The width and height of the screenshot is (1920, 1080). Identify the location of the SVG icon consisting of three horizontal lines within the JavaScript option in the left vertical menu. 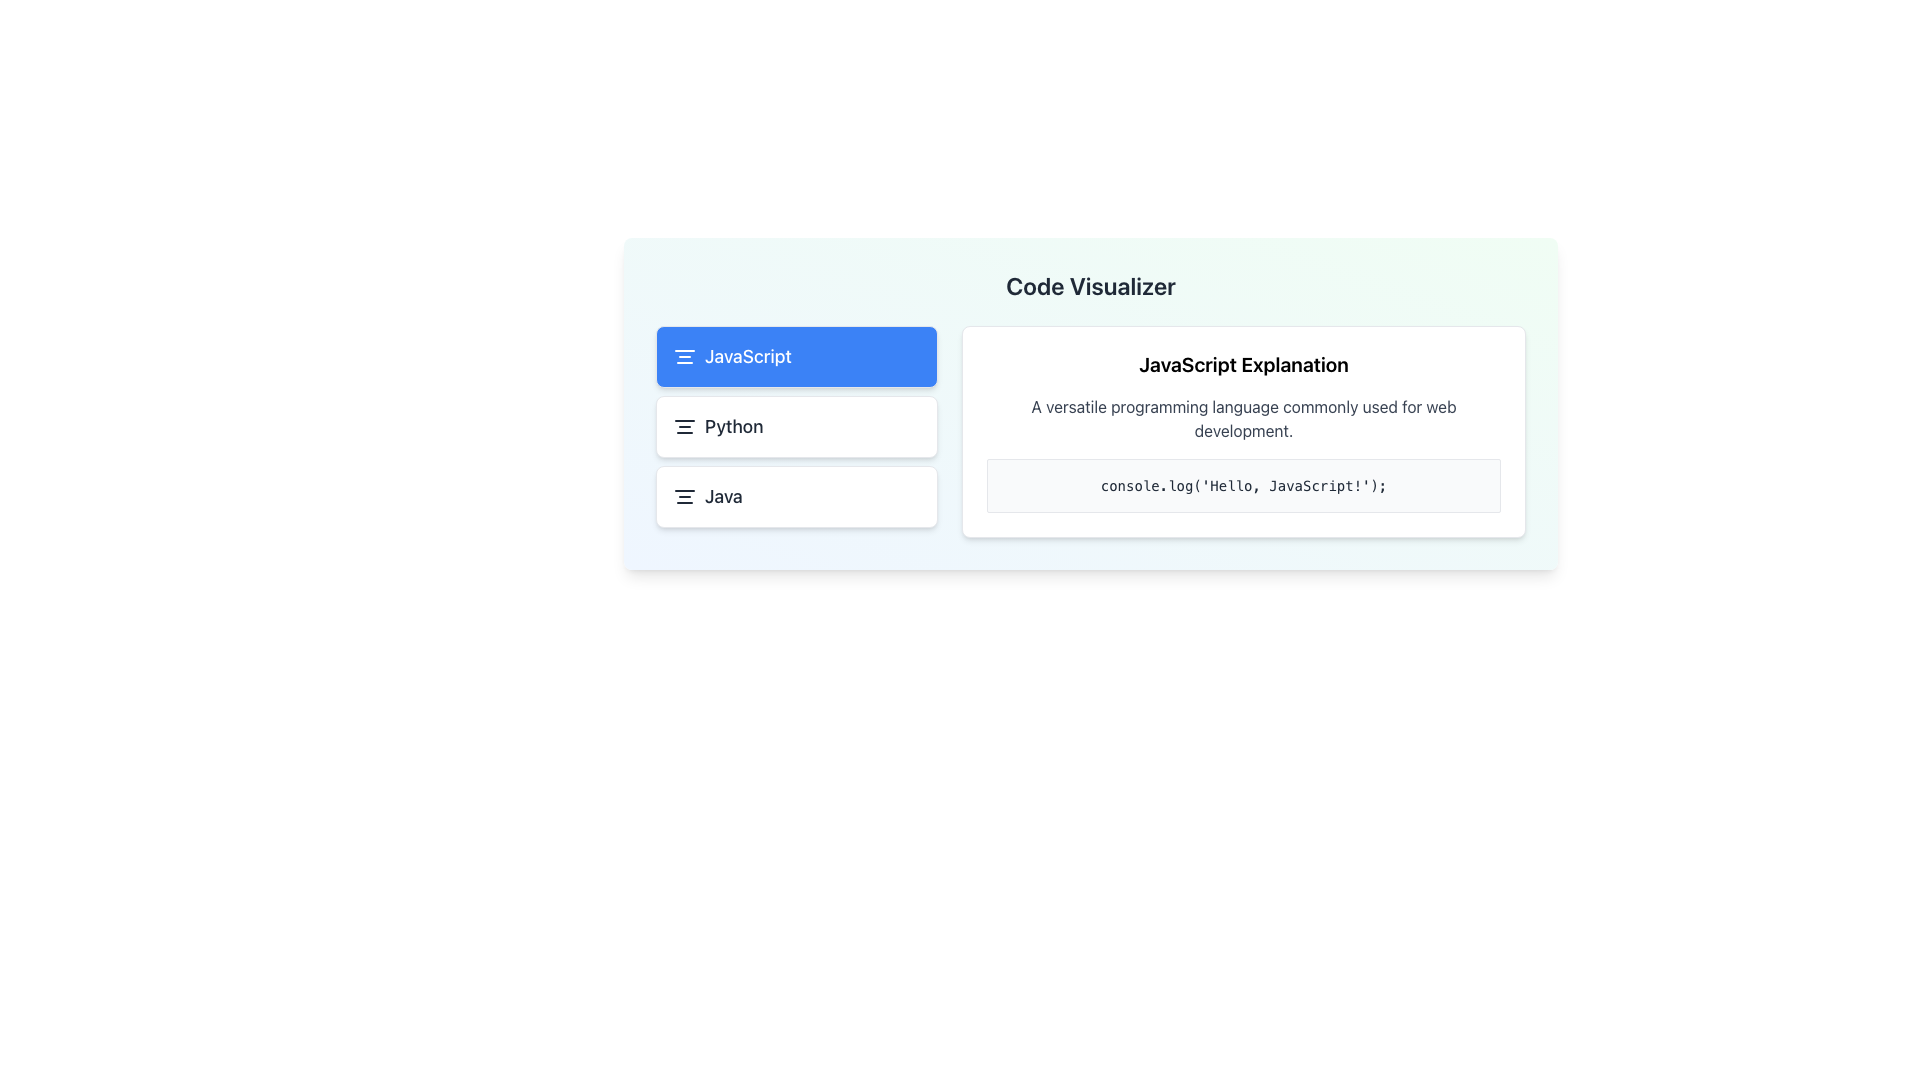
(685, 356).